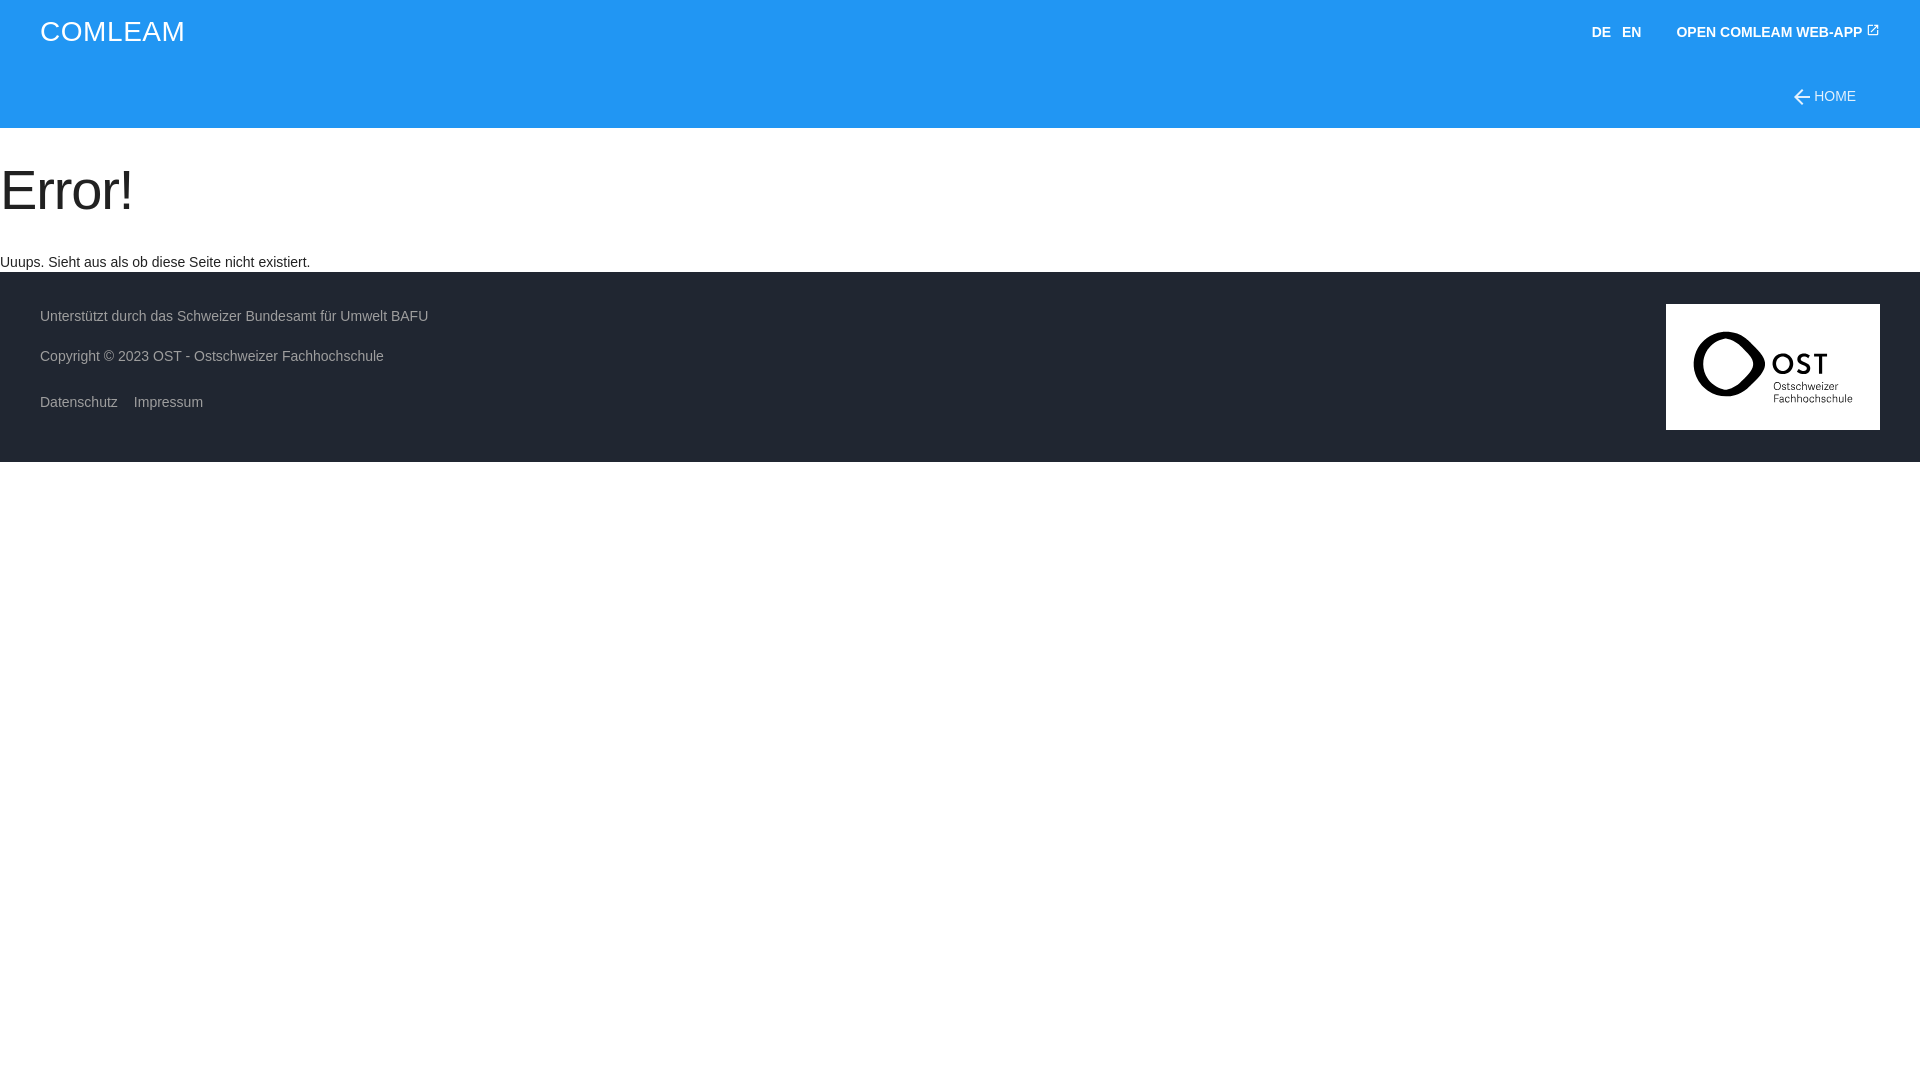  I want to click on 'DE', so click(1591, 31).